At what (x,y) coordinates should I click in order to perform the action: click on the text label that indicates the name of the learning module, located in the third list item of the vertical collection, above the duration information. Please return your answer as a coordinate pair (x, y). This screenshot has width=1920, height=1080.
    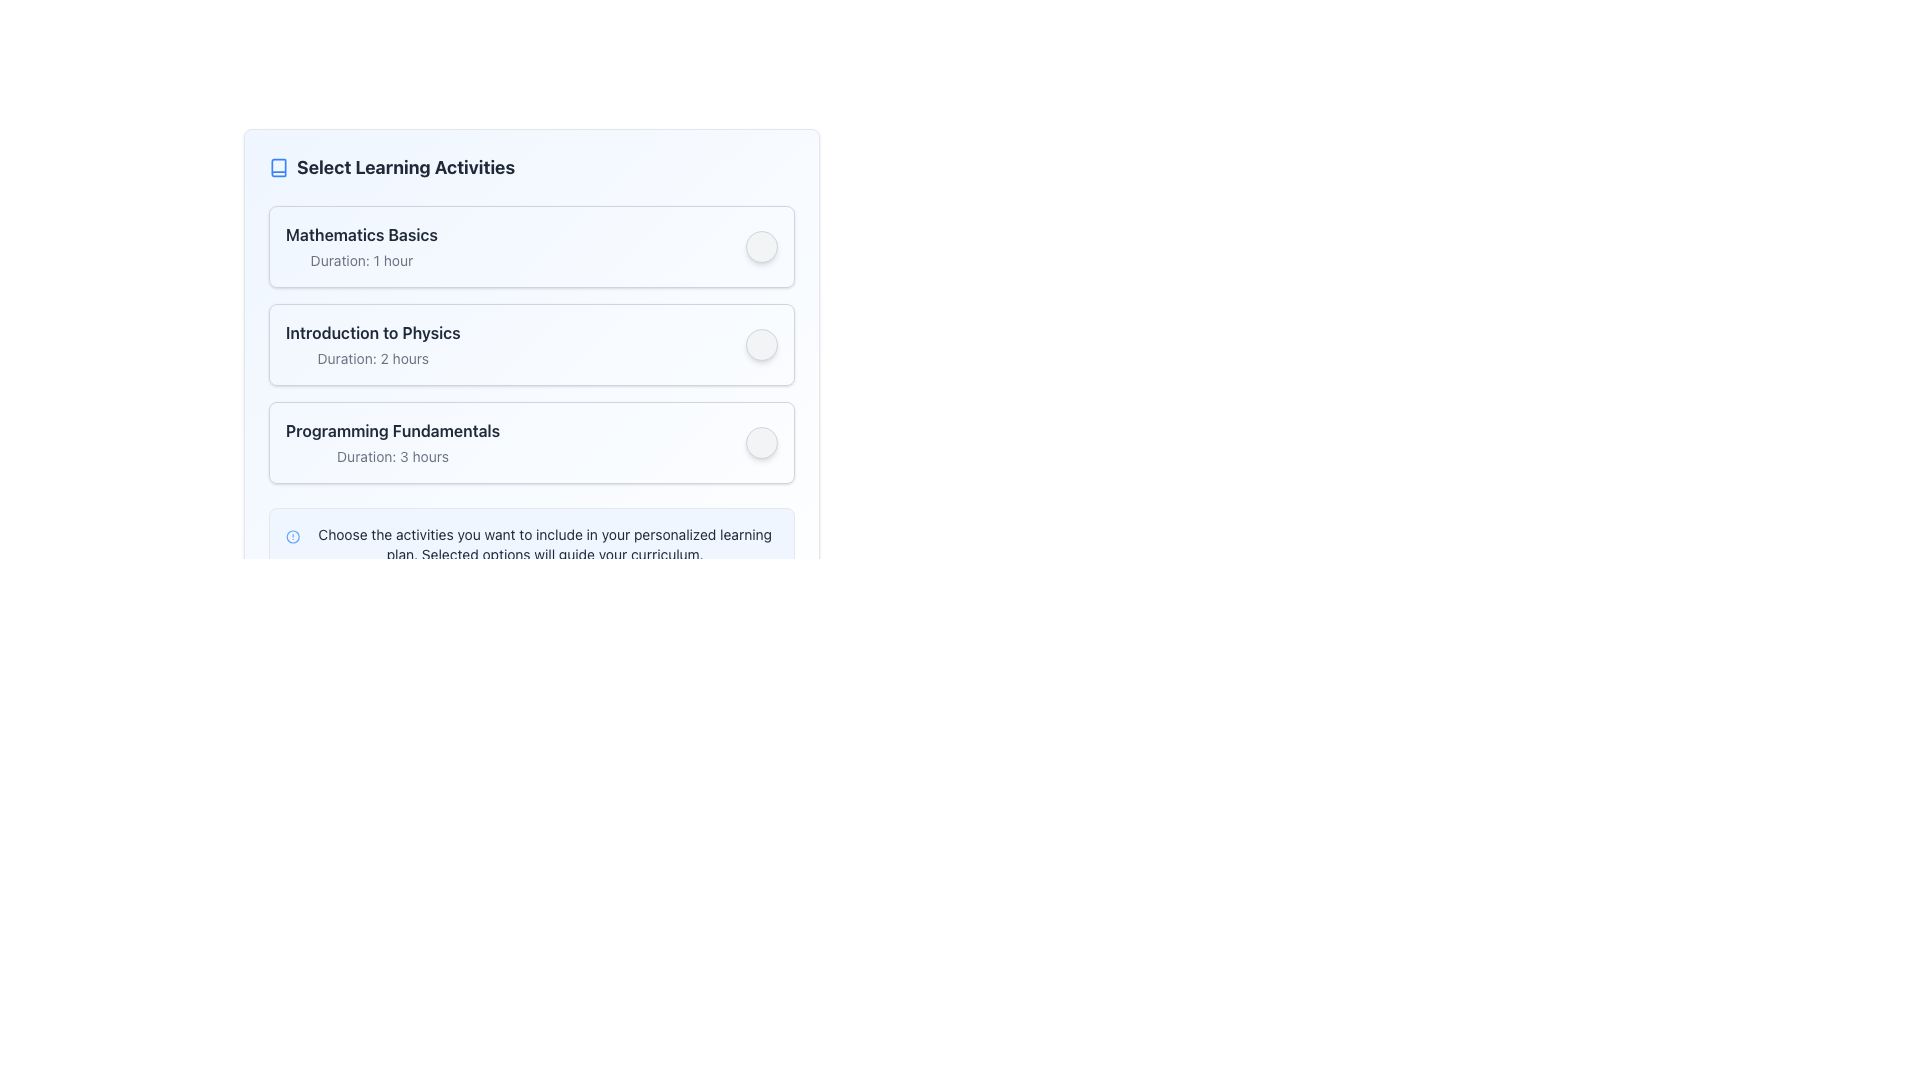
    Looking at the image, I should click on (393, 430).